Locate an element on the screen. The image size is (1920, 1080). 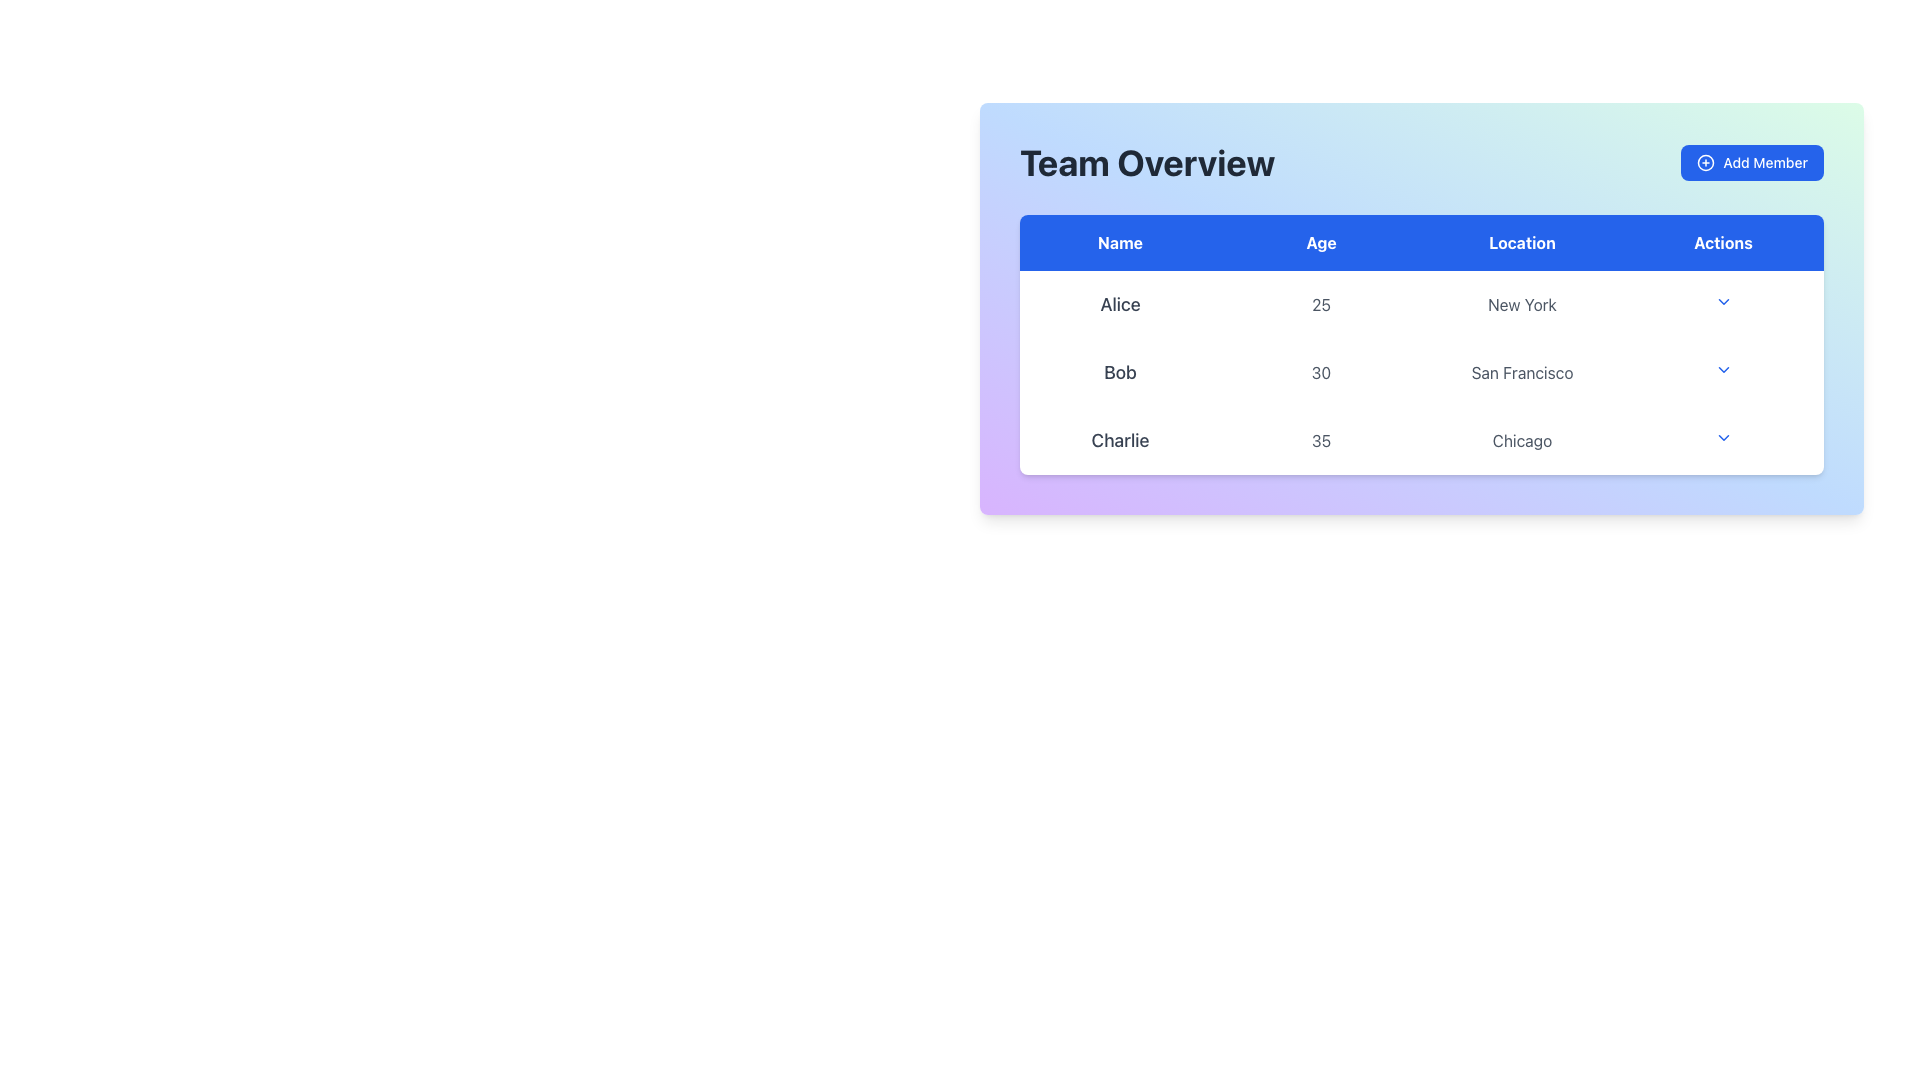
the first row of a table displaying user information, including name, age, and location is located at coordinates (1420, 304).